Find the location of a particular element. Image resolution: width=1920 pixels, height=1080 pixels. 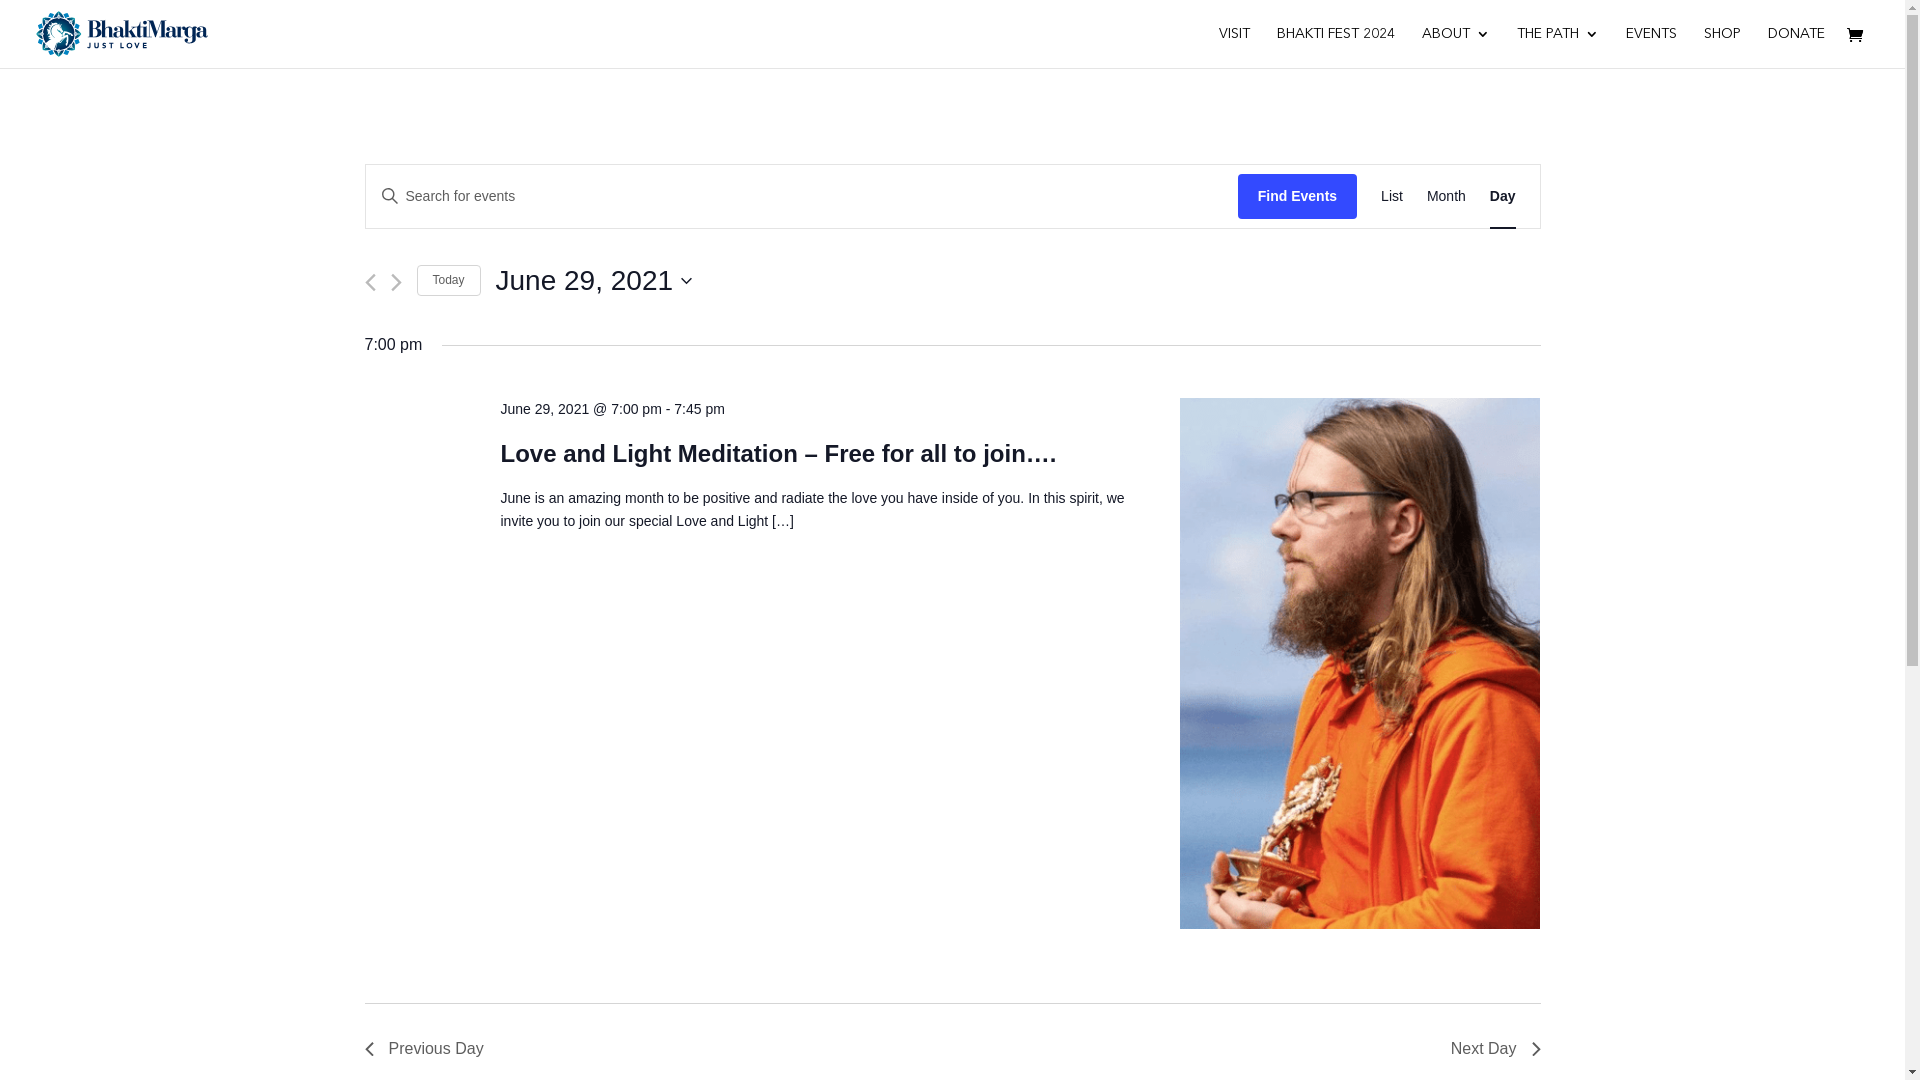

'THE PATH' is located at coordinates (1557, 46).